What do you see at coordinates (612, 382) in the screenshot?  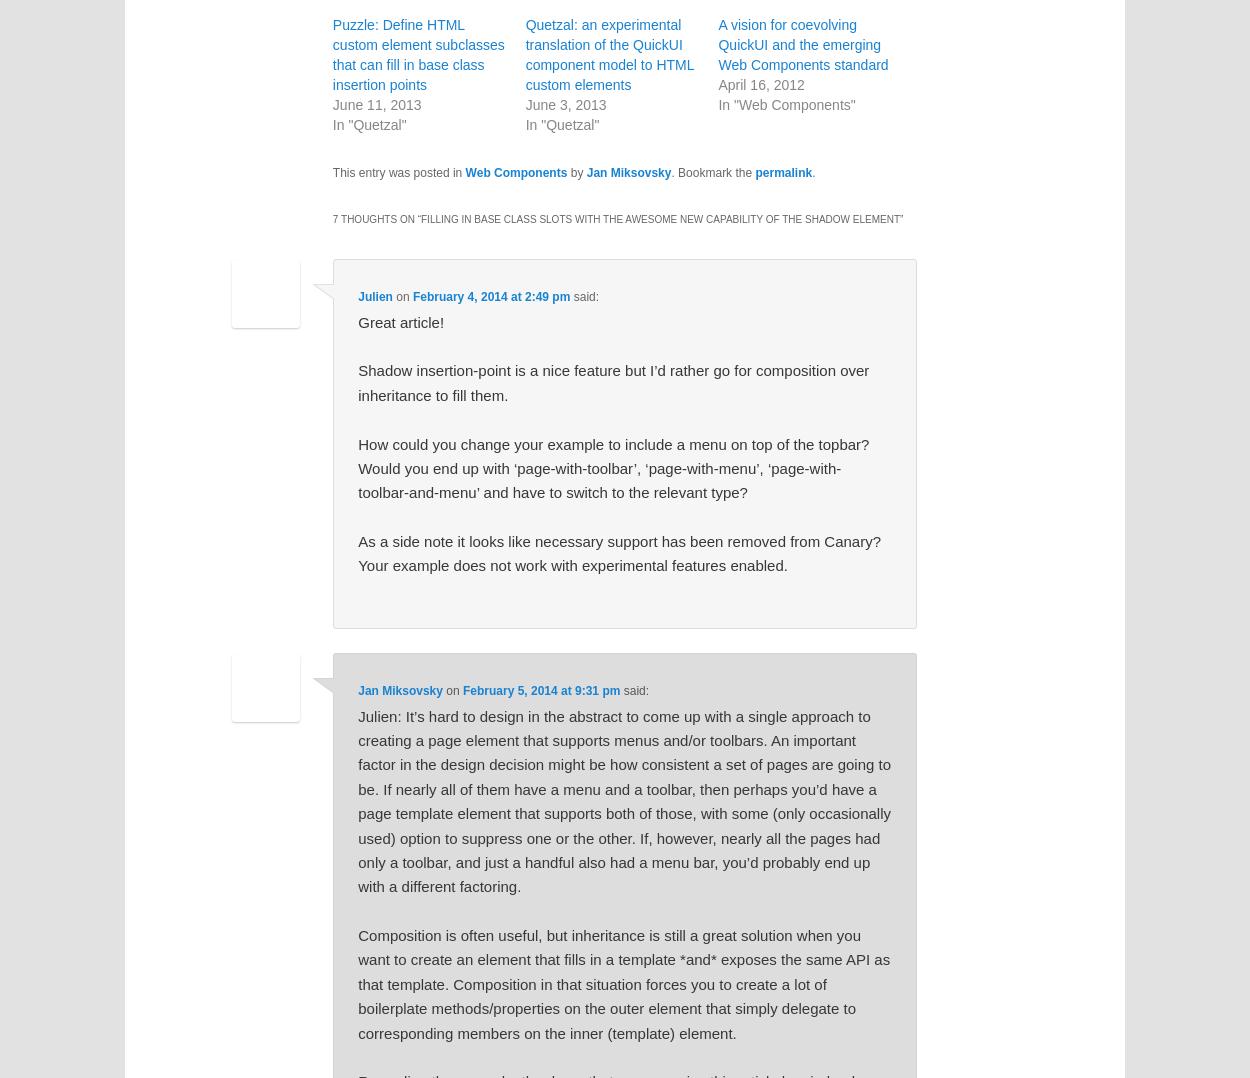 I see `'Shadow insertion-point is a nice feature but I’d rather go for composition over inheritance to fill them.'` at bounding box center [612, 382].